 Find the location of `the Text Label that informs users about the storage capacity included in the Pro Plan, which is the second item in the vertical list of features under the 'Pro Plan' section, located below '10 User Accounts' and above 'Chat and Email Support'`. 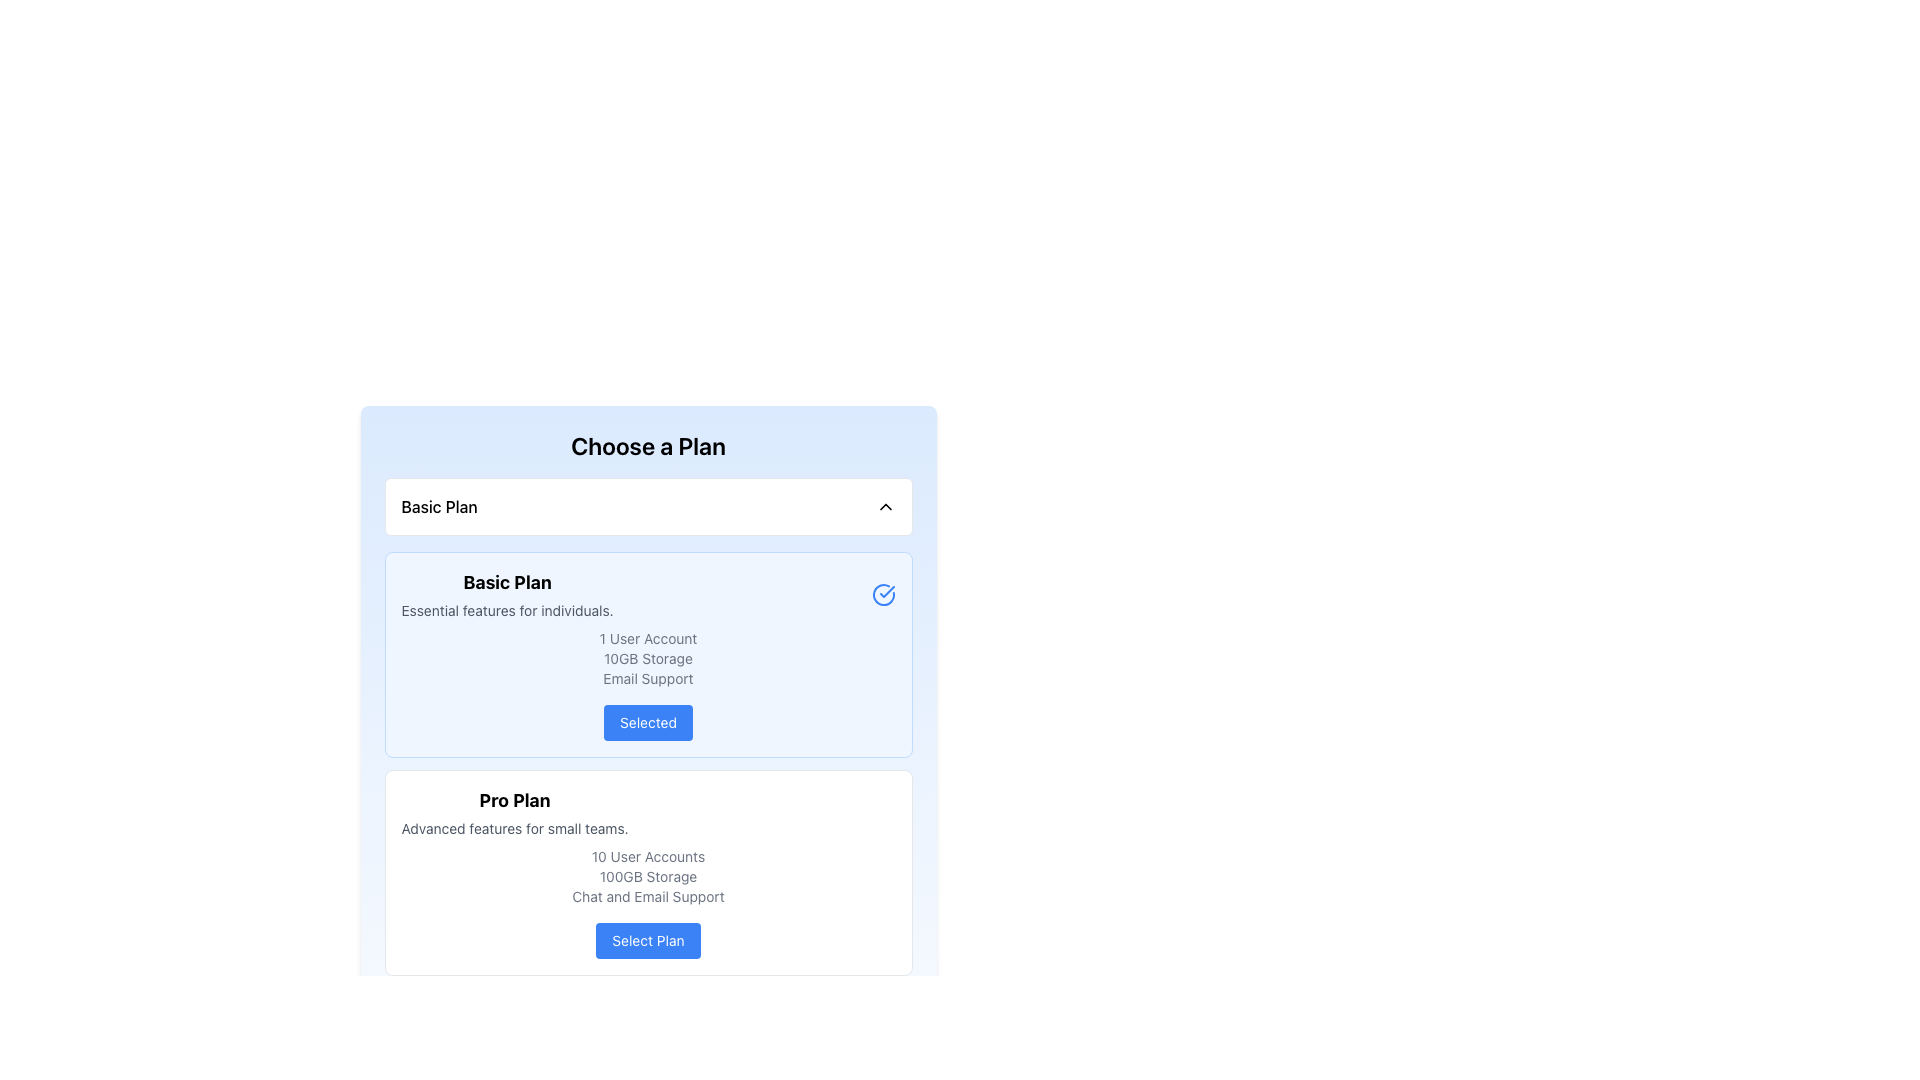

the Text Label that informs users about the storage capacity included in the Pro Plan, which is the second item in the vertical list of features under the 'Pro Plan' section, located below '10 User Accounts' and above 'Chat and Email Support' is located at coordinates (648, 875).